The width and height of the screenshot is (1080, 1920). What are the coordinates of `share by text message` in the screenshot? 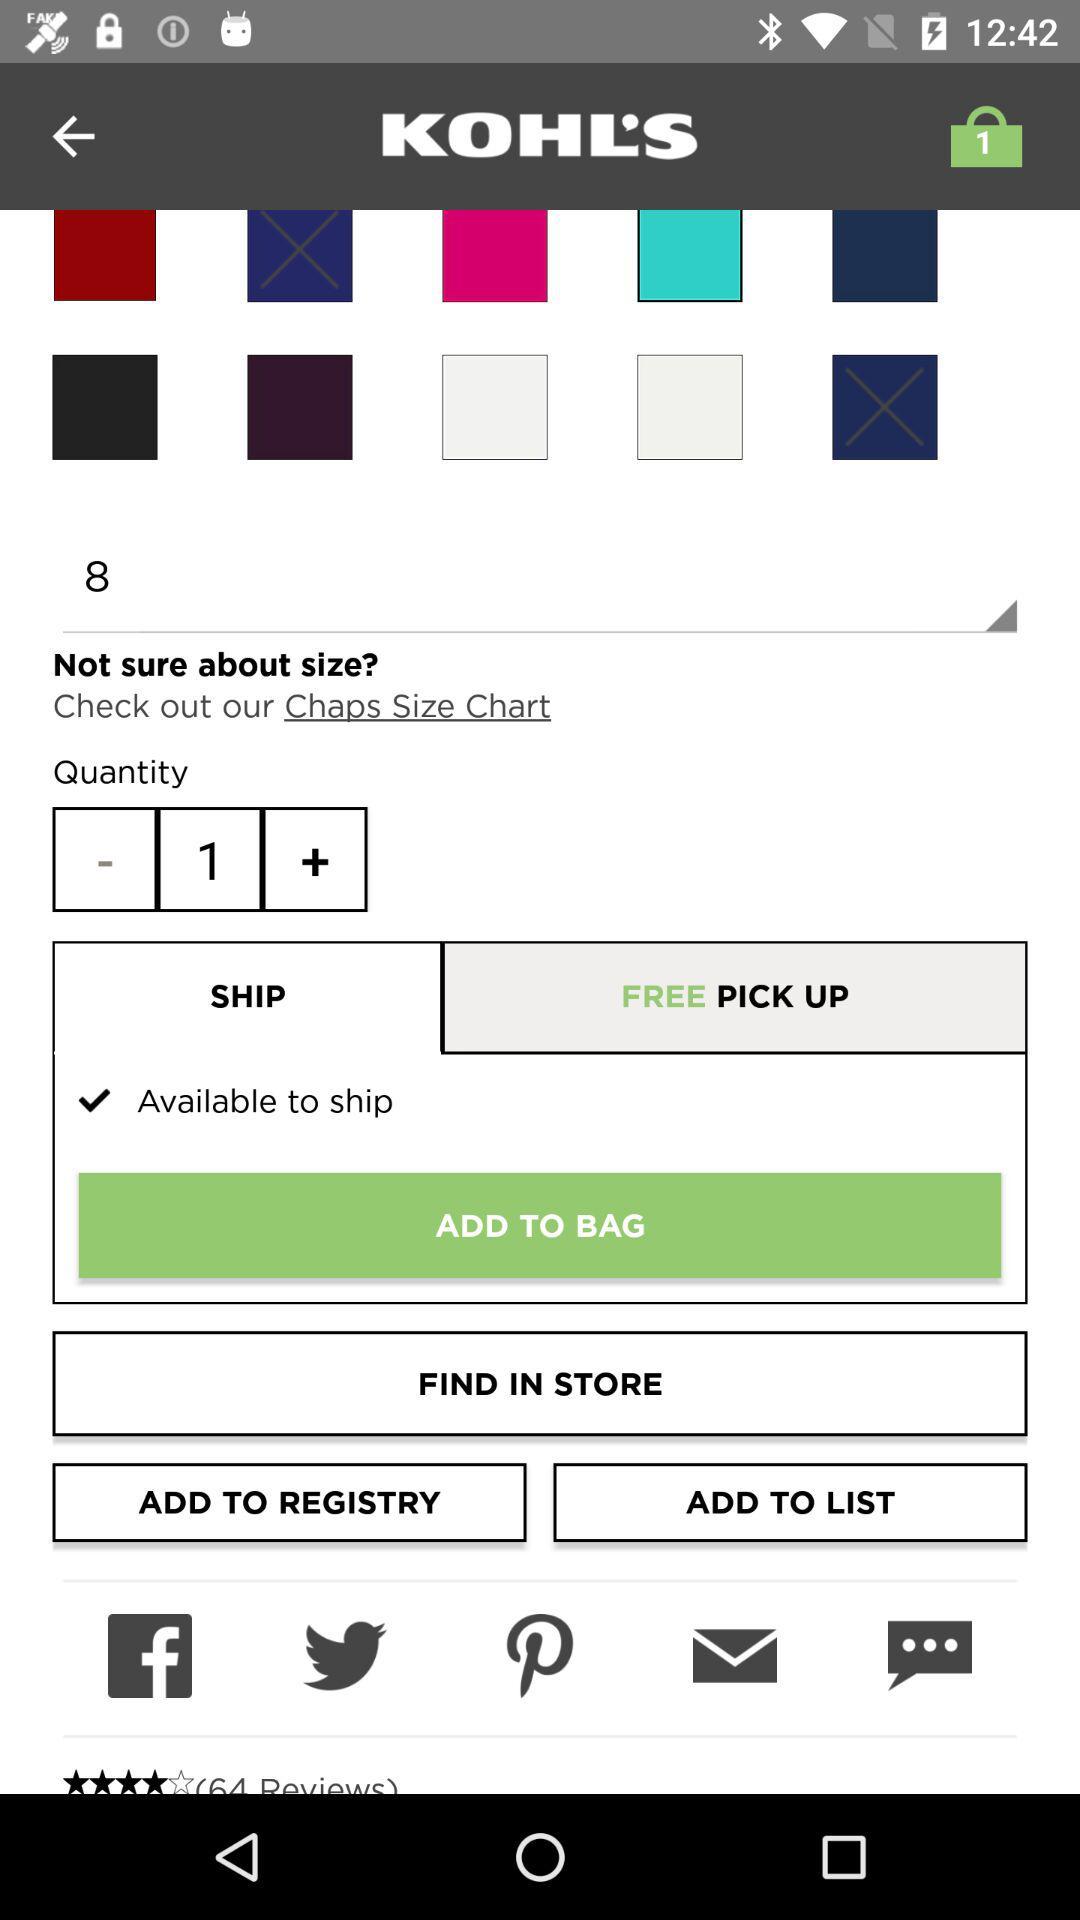 It's located at (929, 1656).